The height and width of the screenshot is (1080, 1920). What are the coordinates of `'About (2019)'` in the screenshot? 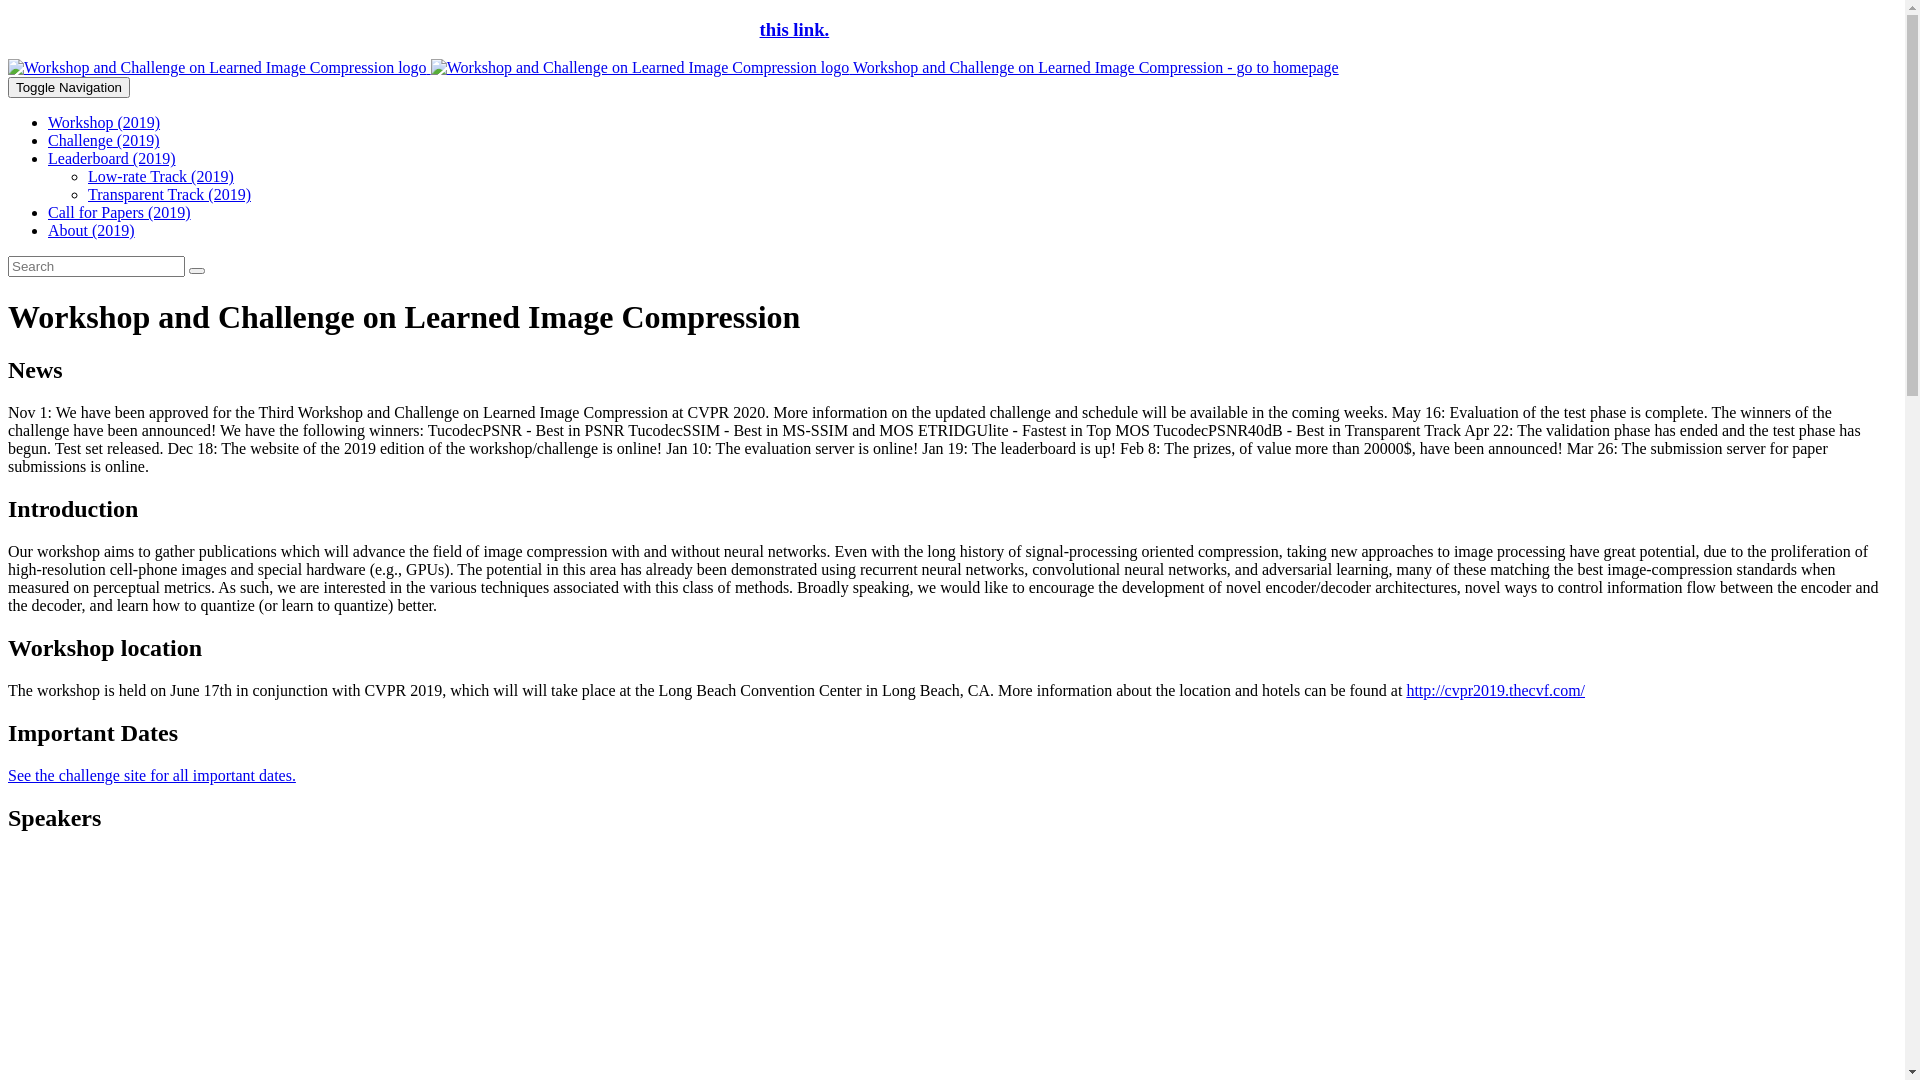 It's located at (90, 229).